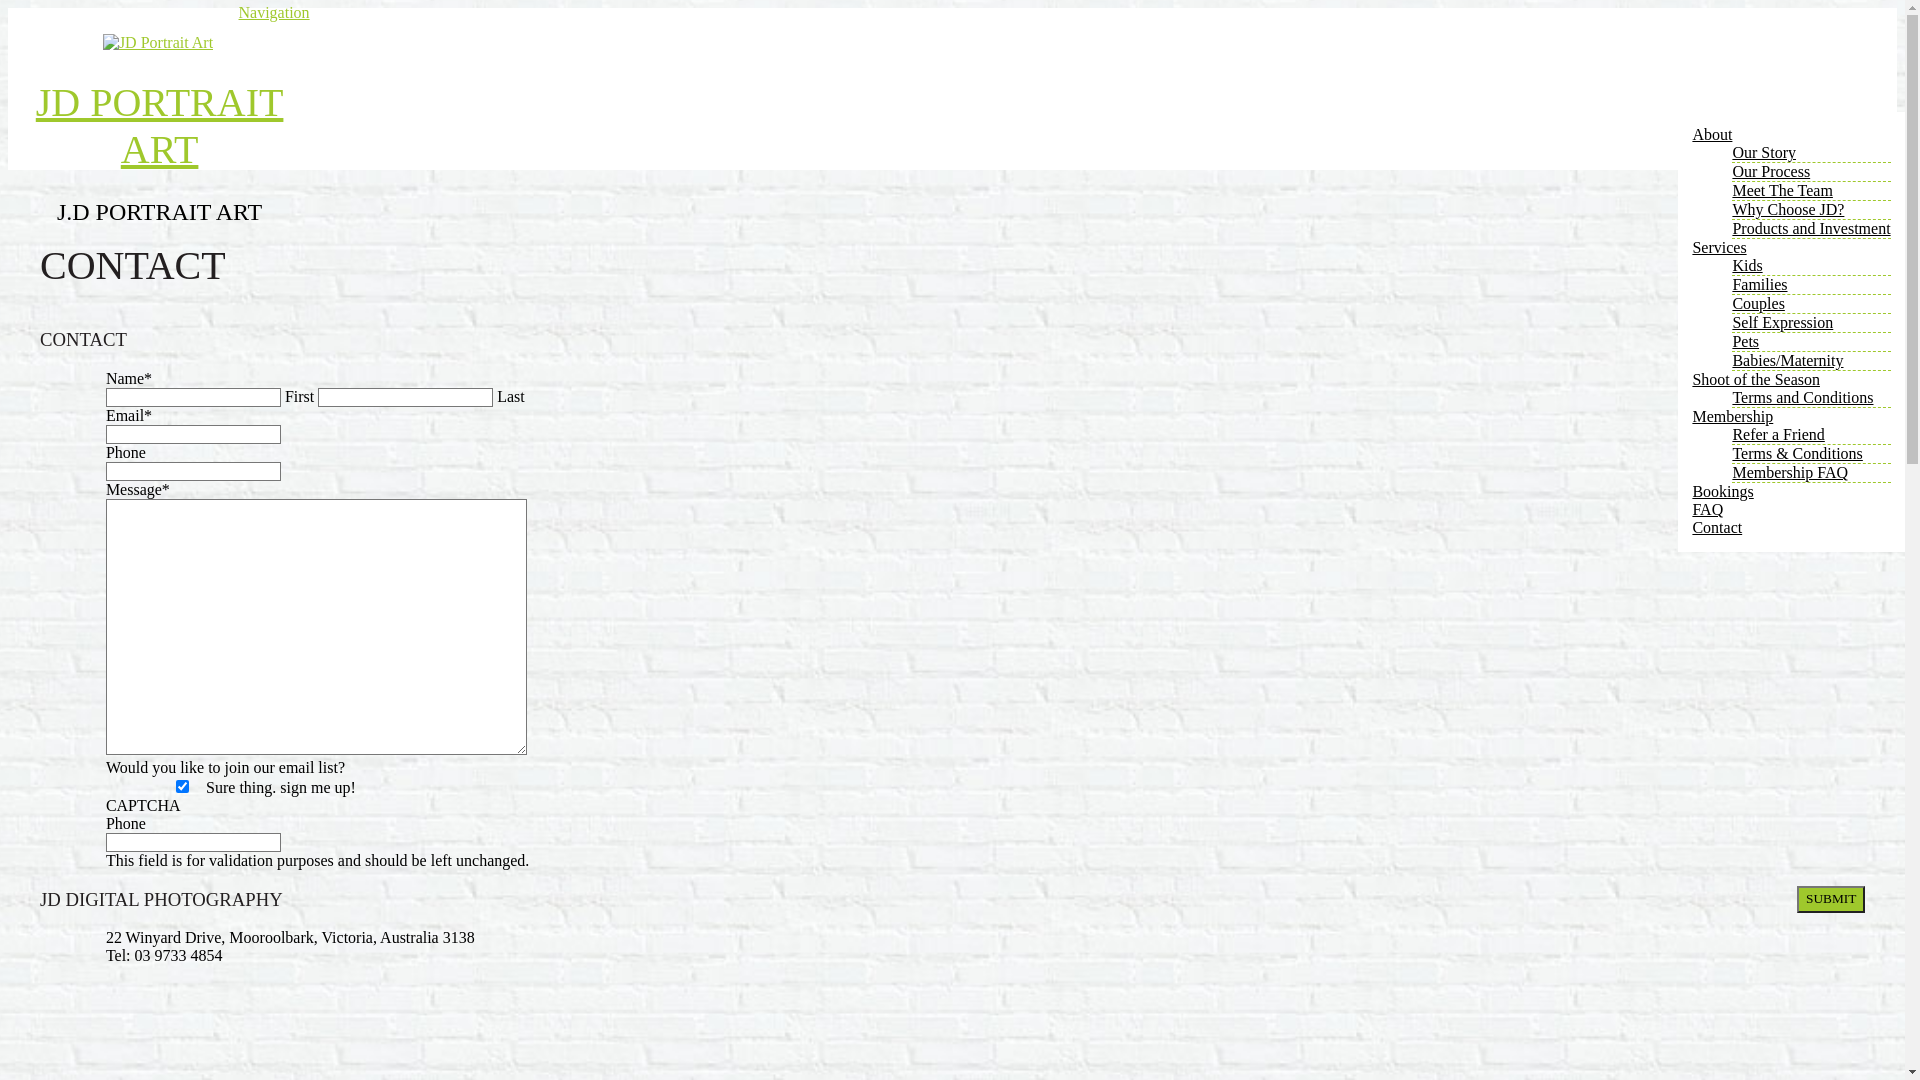 The height and width of the screenshot is (1080, 1920). I want to click on 'Navigation', so click(272, 12).